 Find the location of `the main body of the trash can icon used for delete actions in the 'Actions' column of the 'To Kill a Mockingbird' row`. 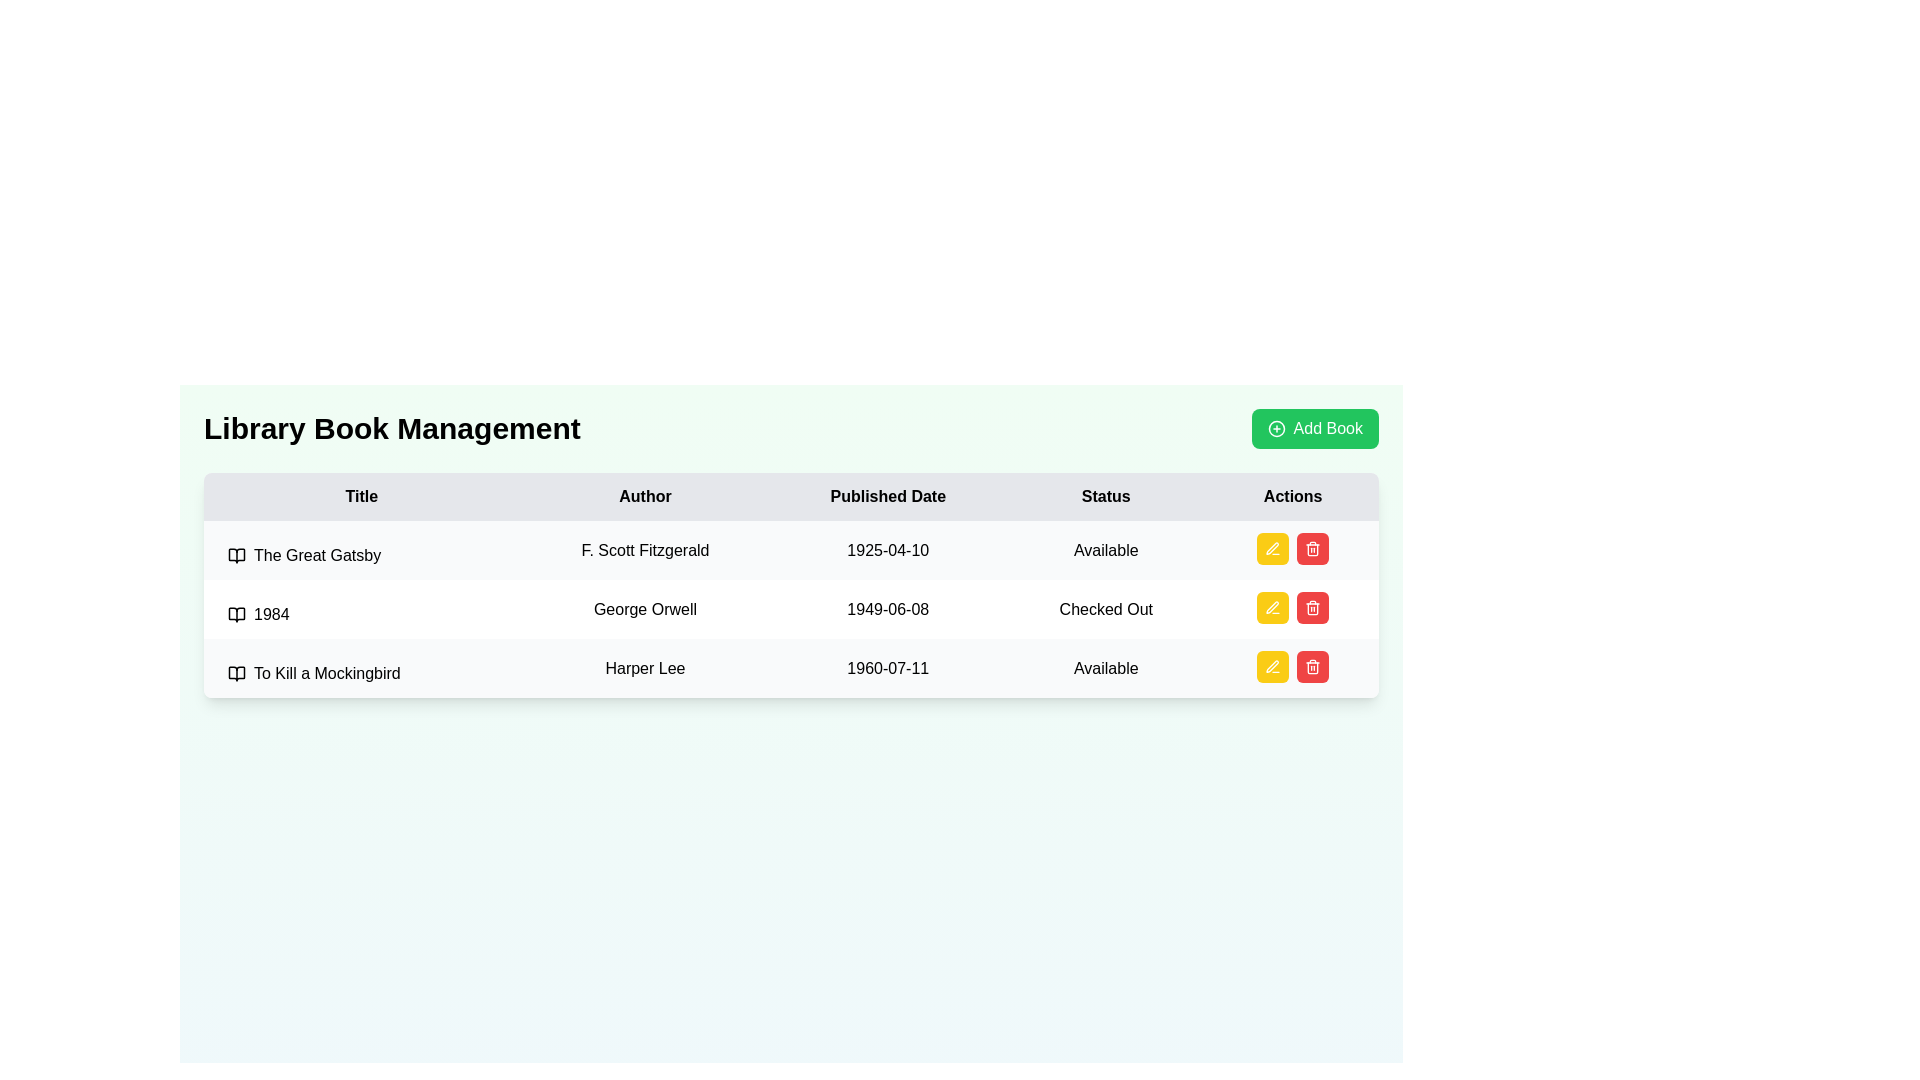

the main body of the trash can icon used for delete actions in the 'Actions' column of the 'To Kill a Mockingbird' row is located at coordinates (1313, 668).